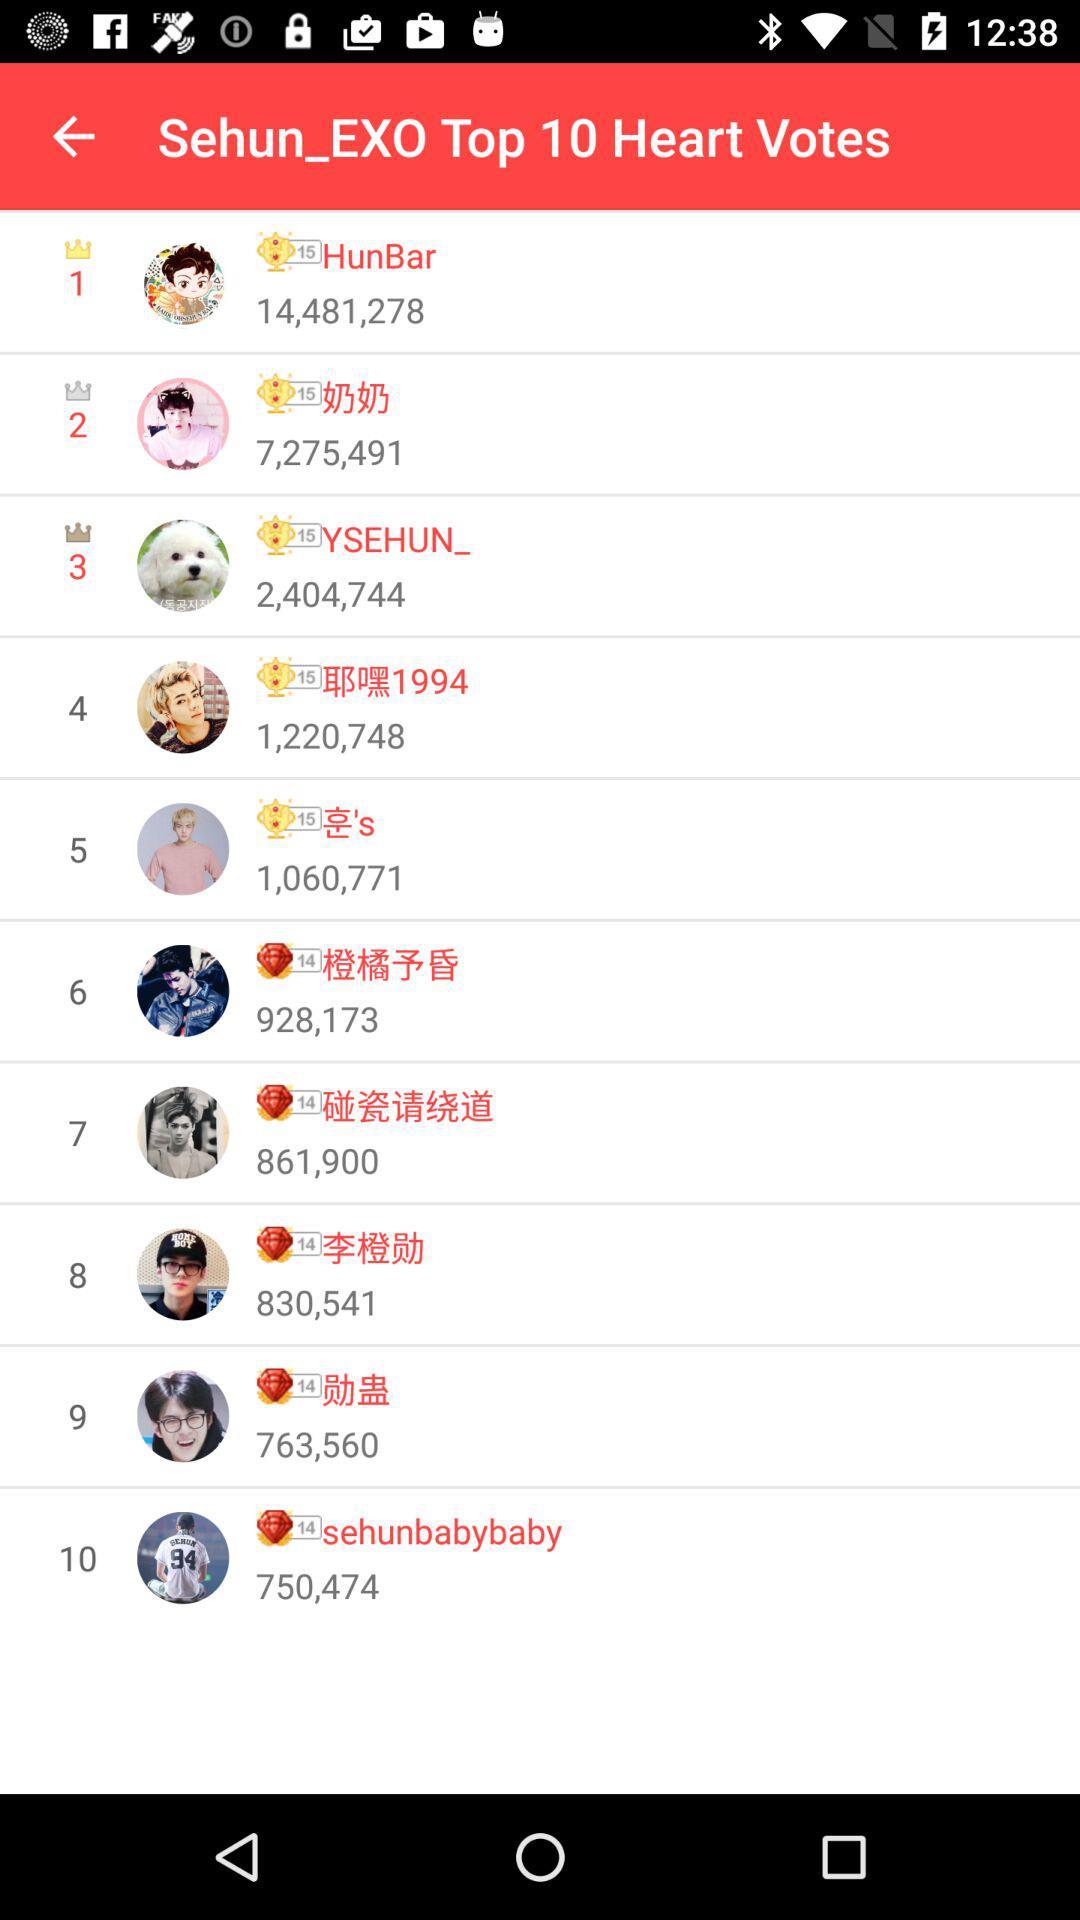  What do you see at coordinates (316, 1584) in the screenshot?
I see `icon below sehunbabybaby icon` at bounding box center [316, 1584].